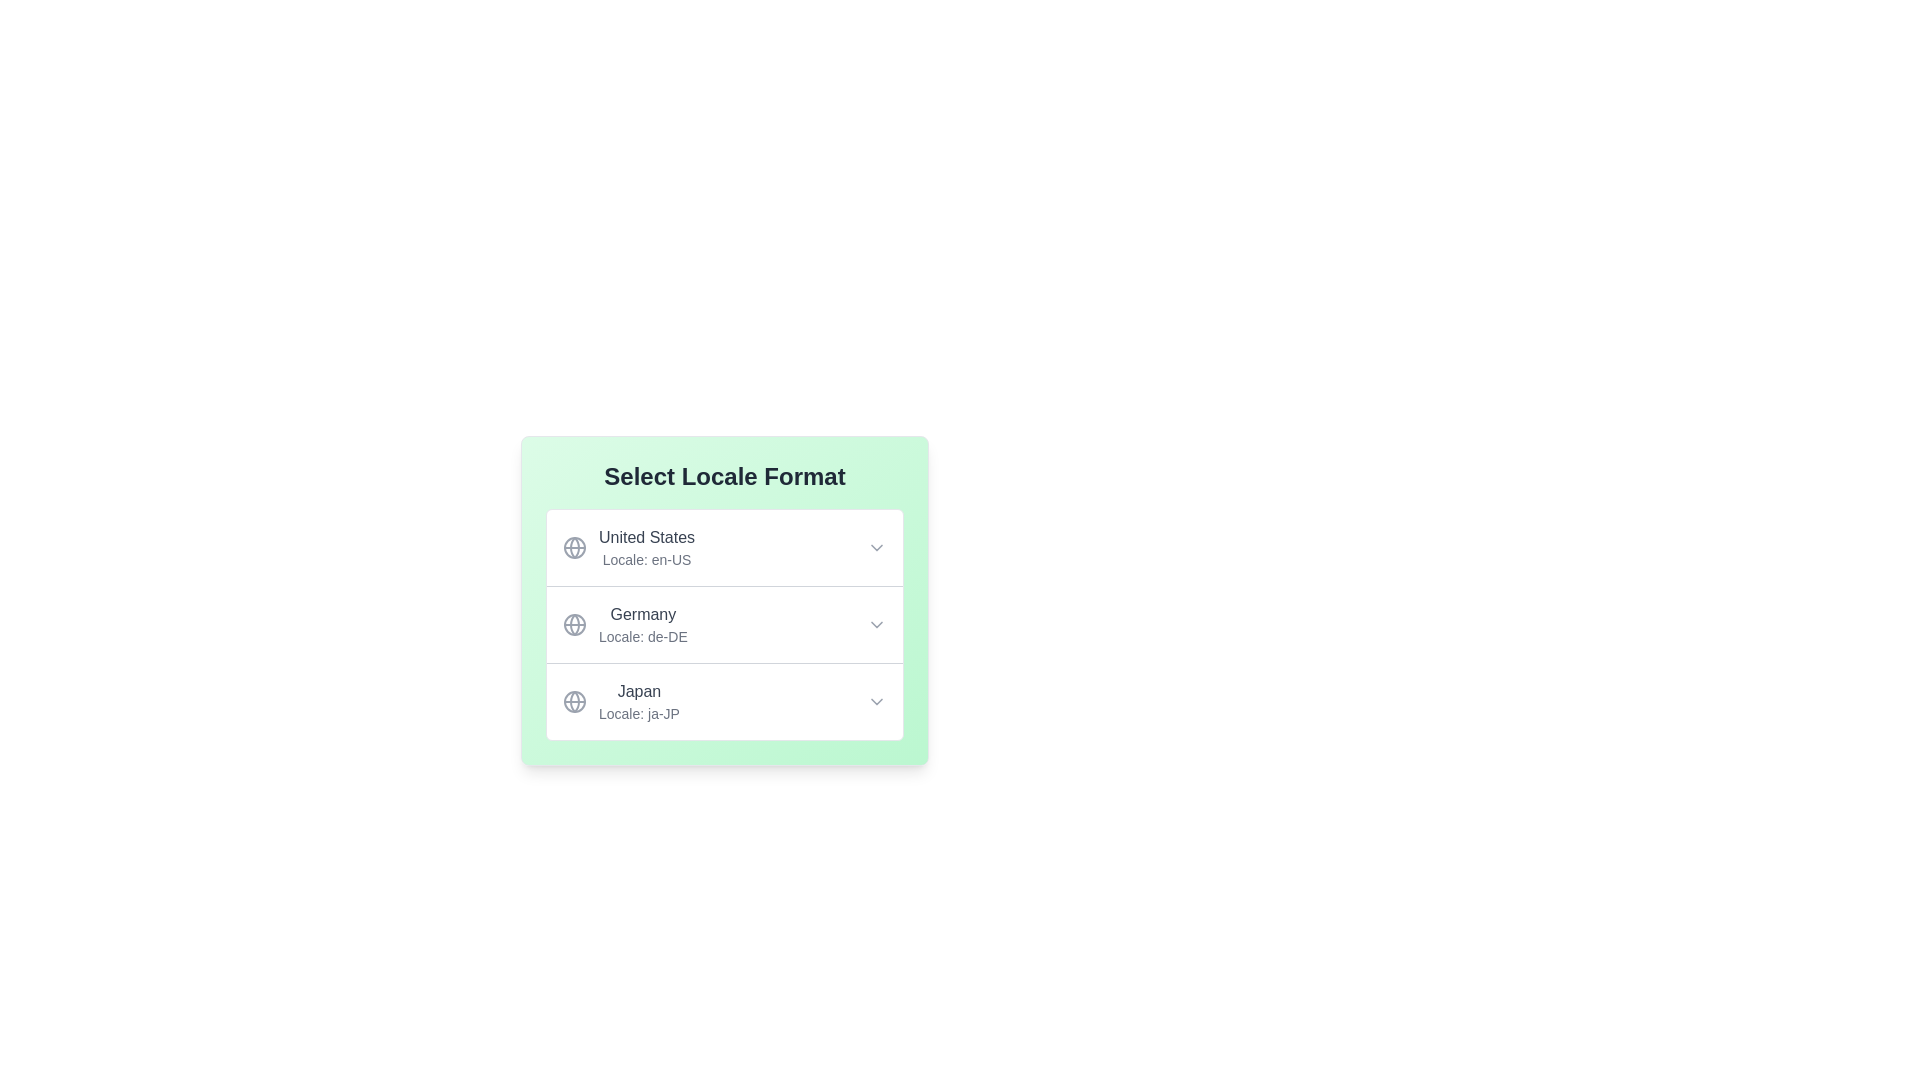  Describe the element at coordinates (723, 663) in the screenshot. I see `the second option in the 'Select Locale Format' menu section` at that location.